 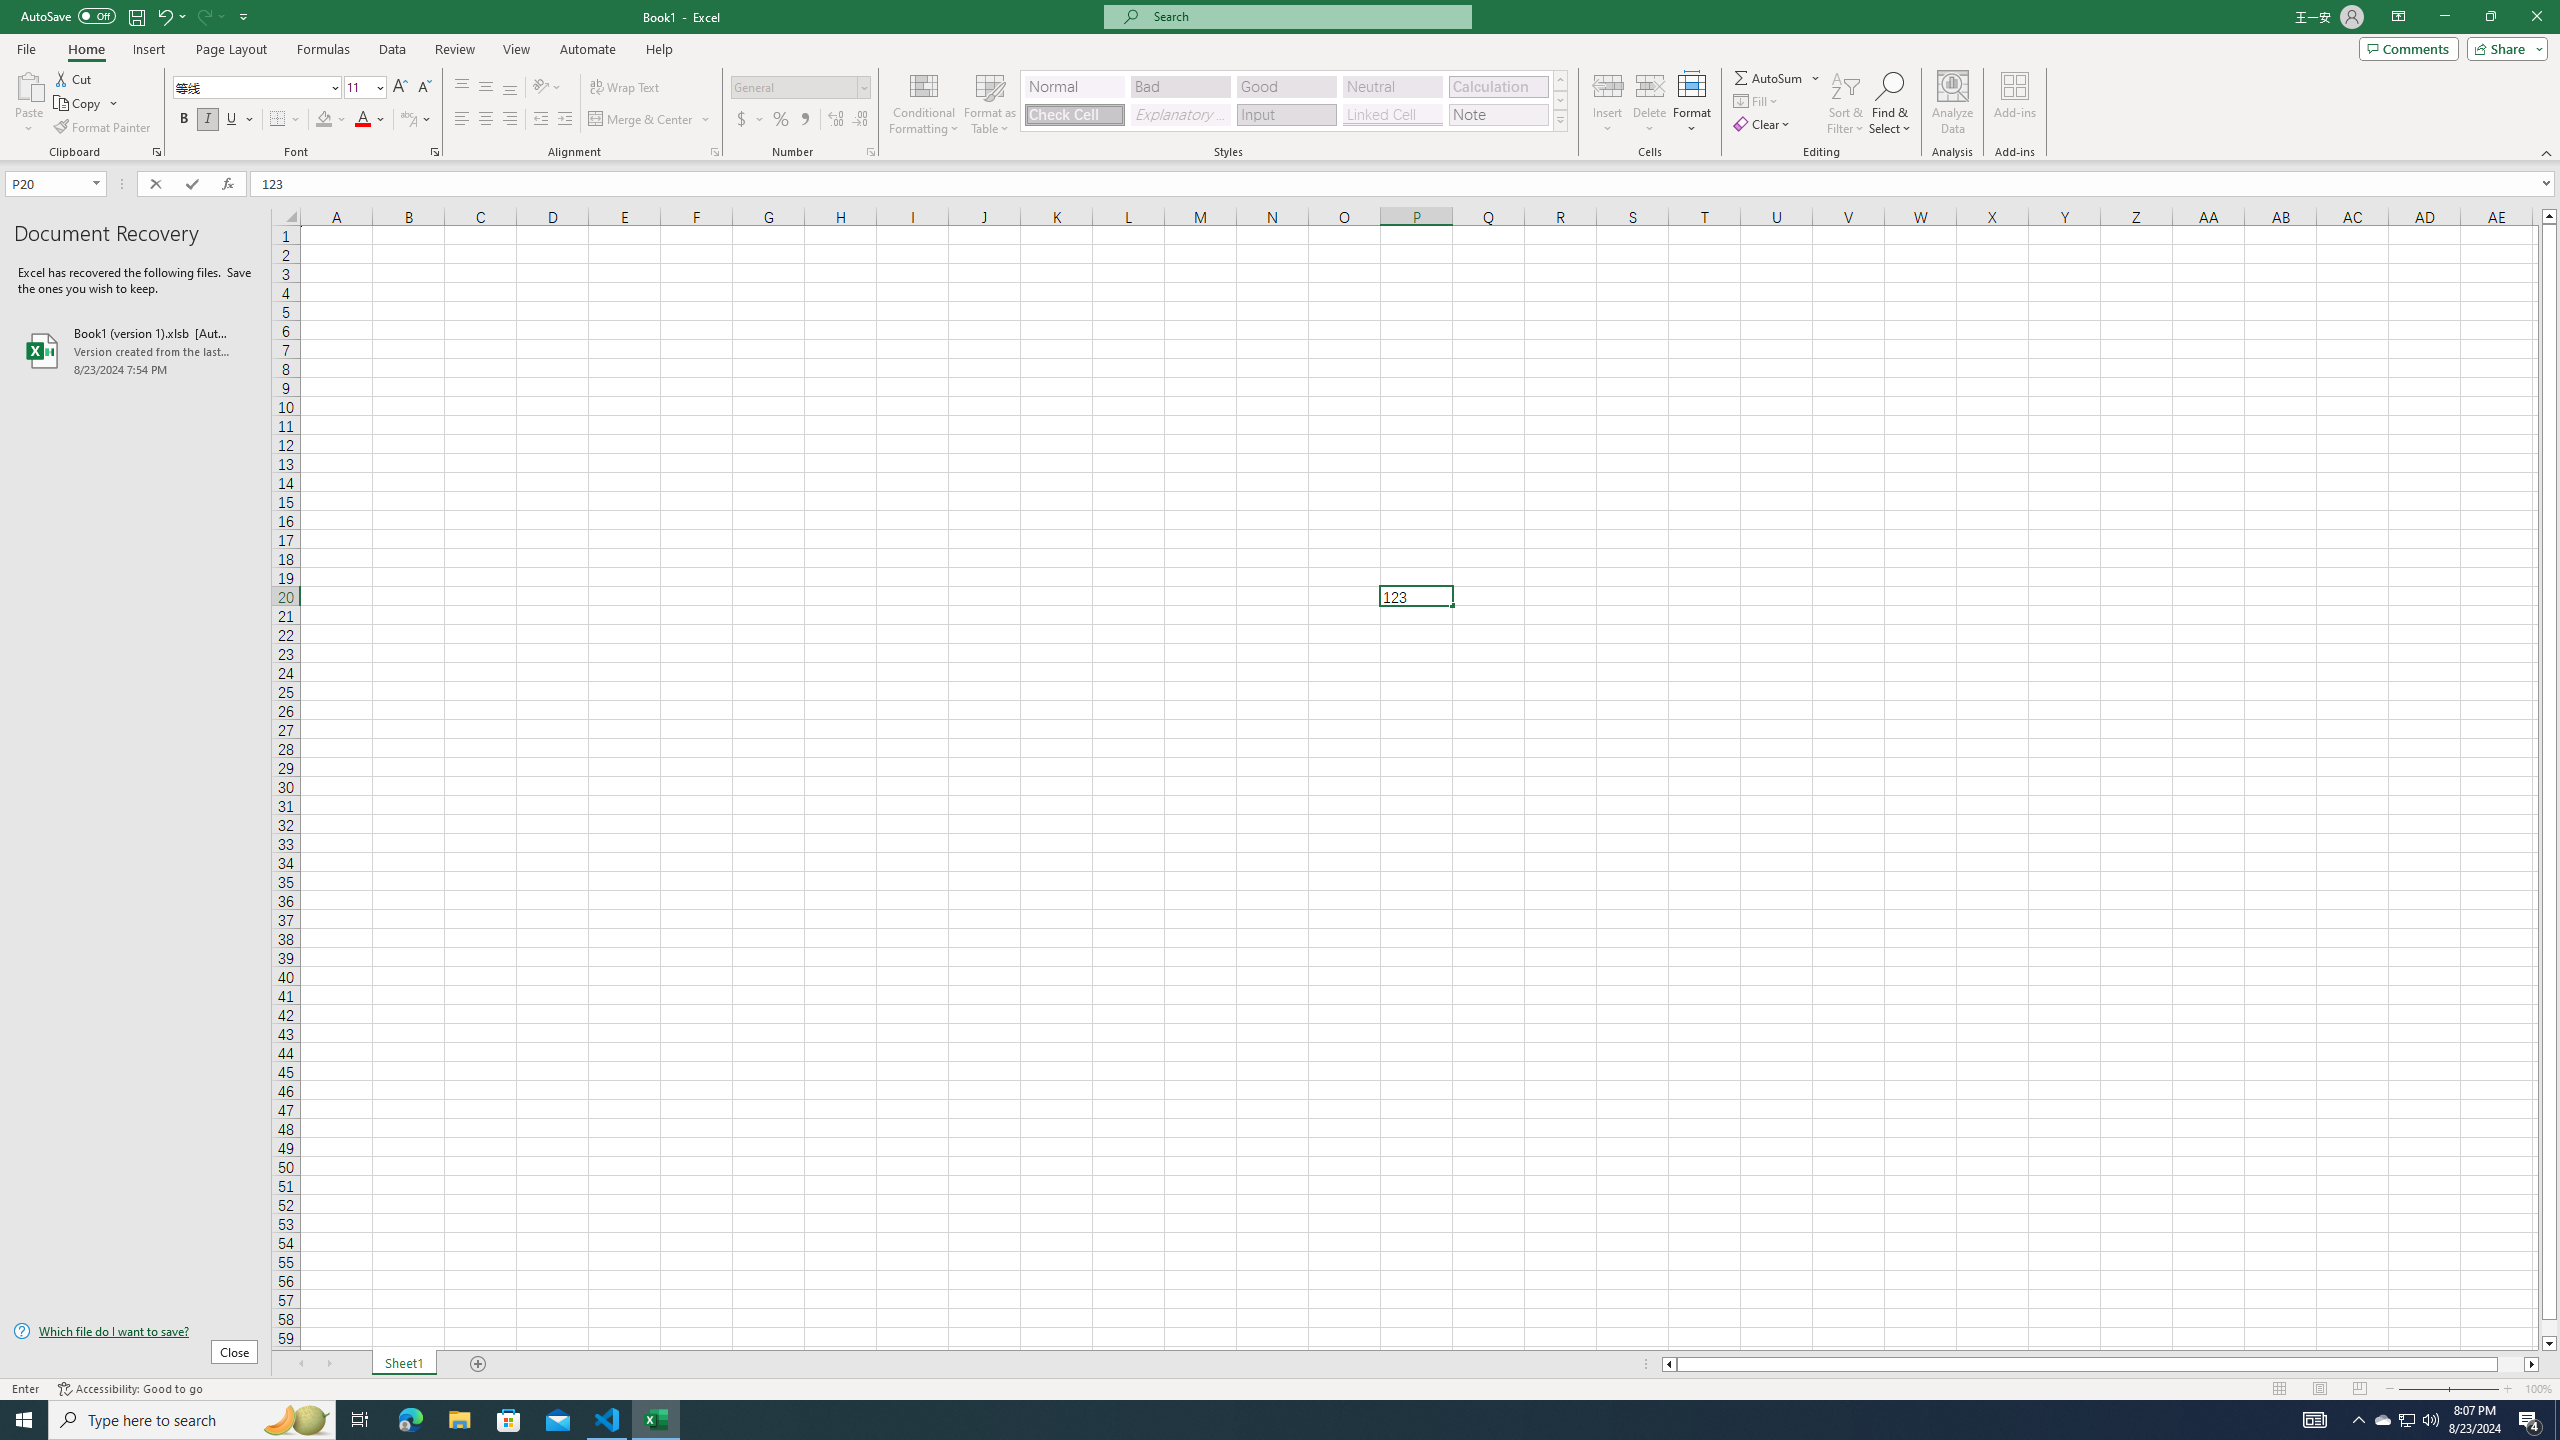 I want to click on 'Insert Cells', so click(x=1606, y=84).